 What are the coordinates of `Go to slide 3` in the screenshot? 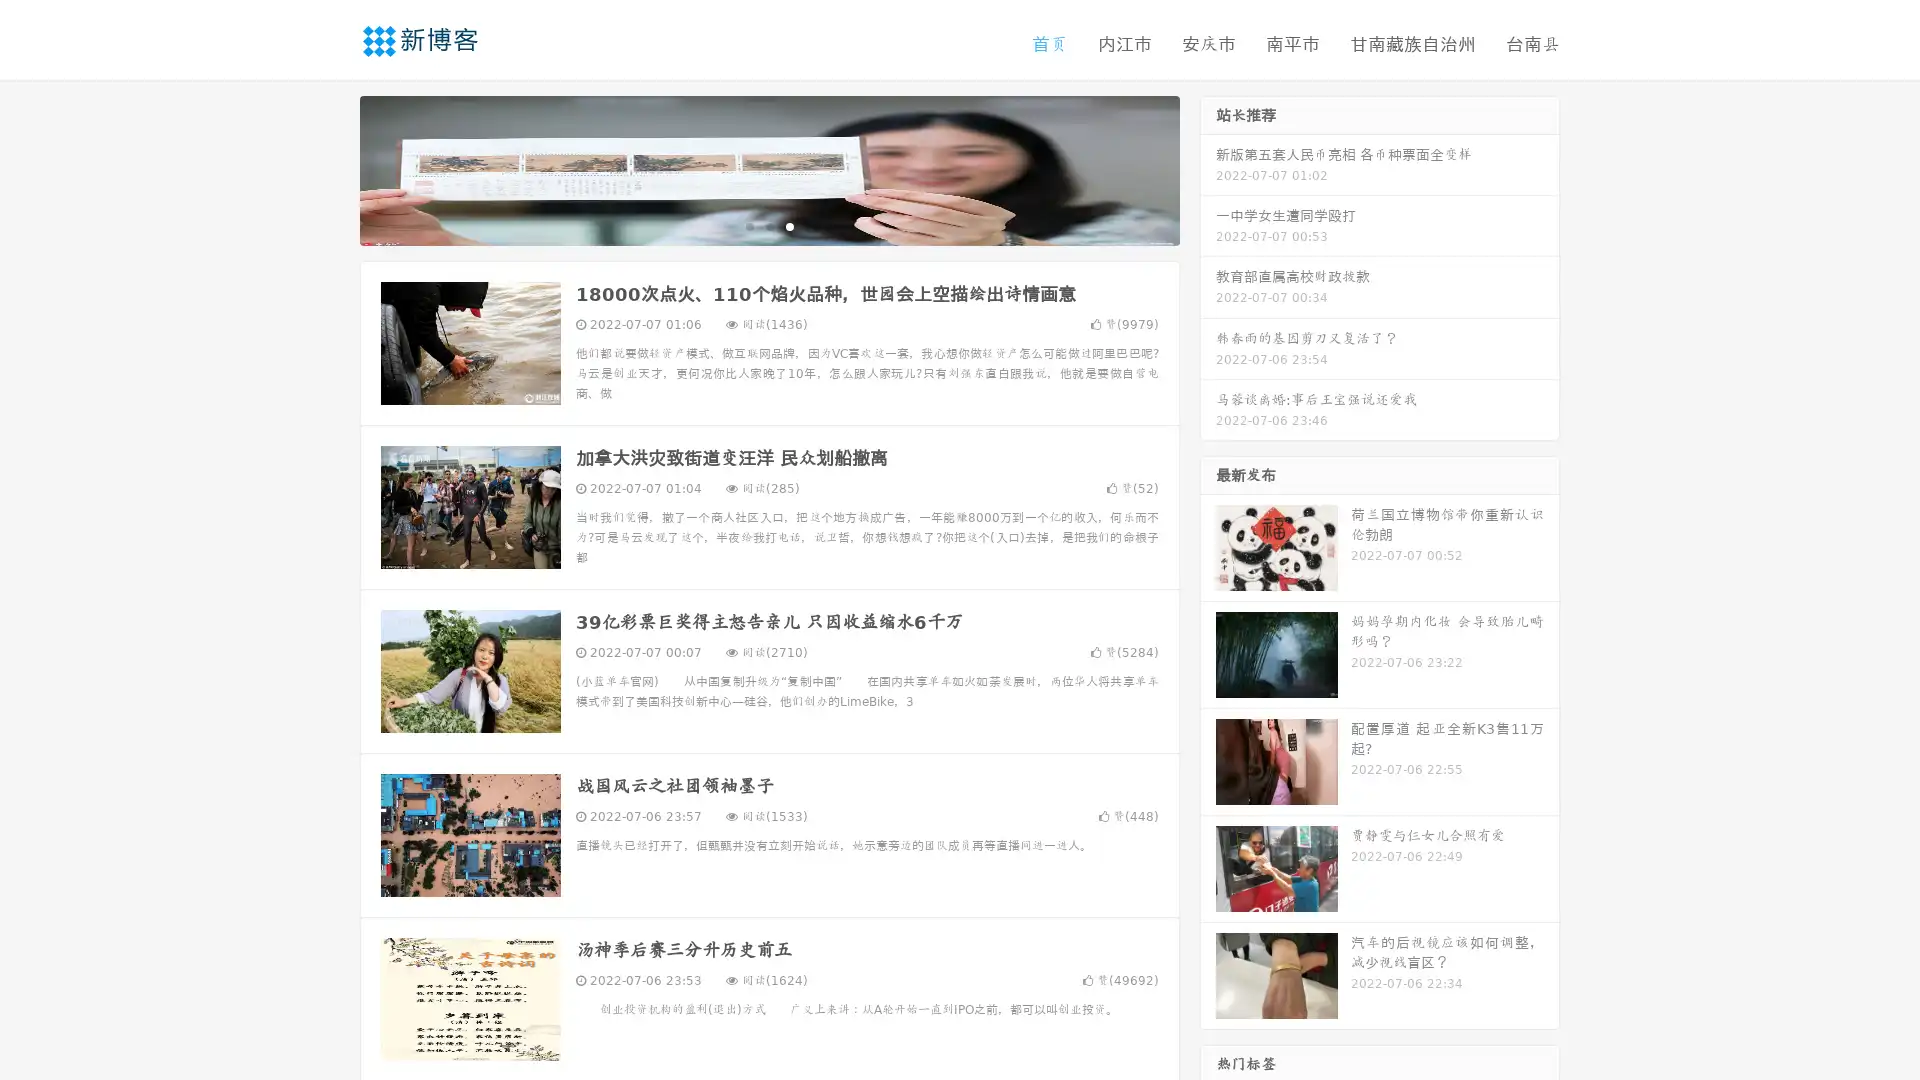 It's located at (789, 225).